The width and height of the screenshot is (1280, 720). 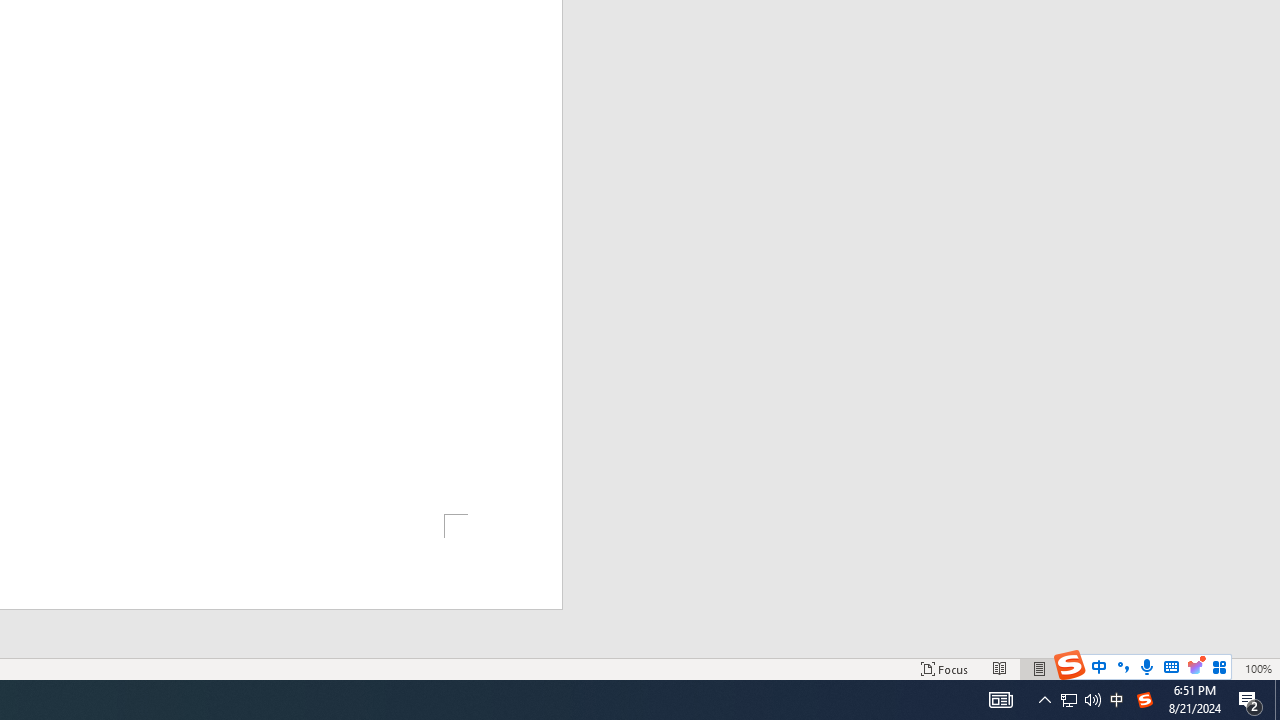 What do you see at coordinates (943, 669) in the screenshot?
I see `'Focus '` at bounding box center [943, 669].